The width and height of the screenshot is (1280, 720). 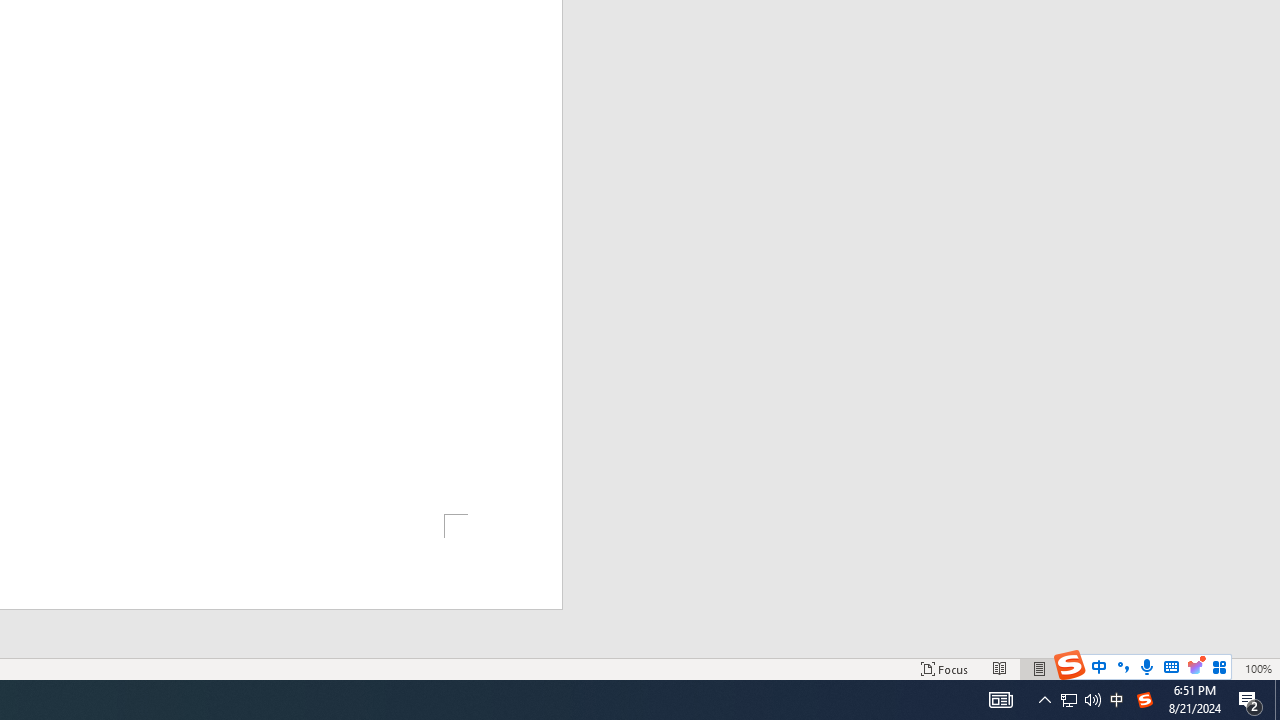 What do you see at coordinates (943, 669) in the screenshot?
I see `'Focus '` at bounding box center [943, 669].